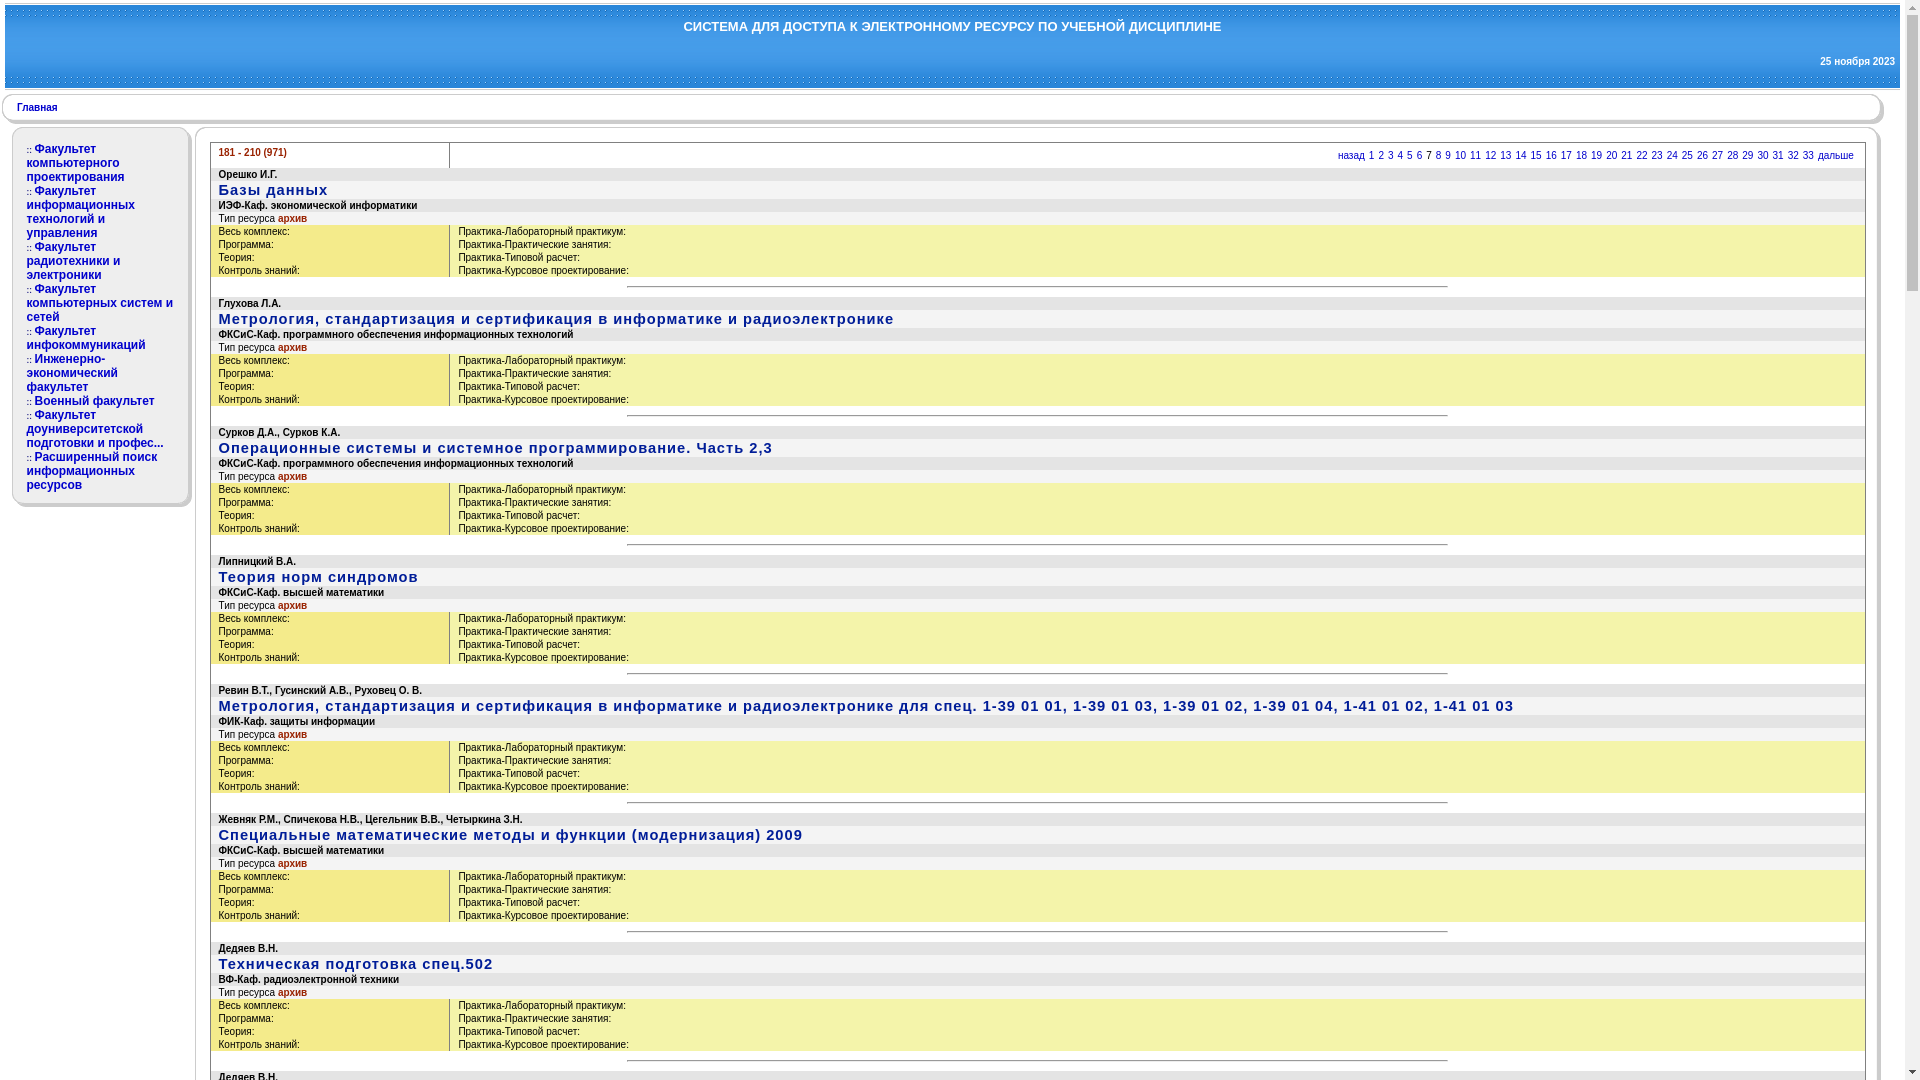  What do you see at coordinates (1469, 154) in the screenshot?
I see `'11'` at bounding box center [1469, 154].